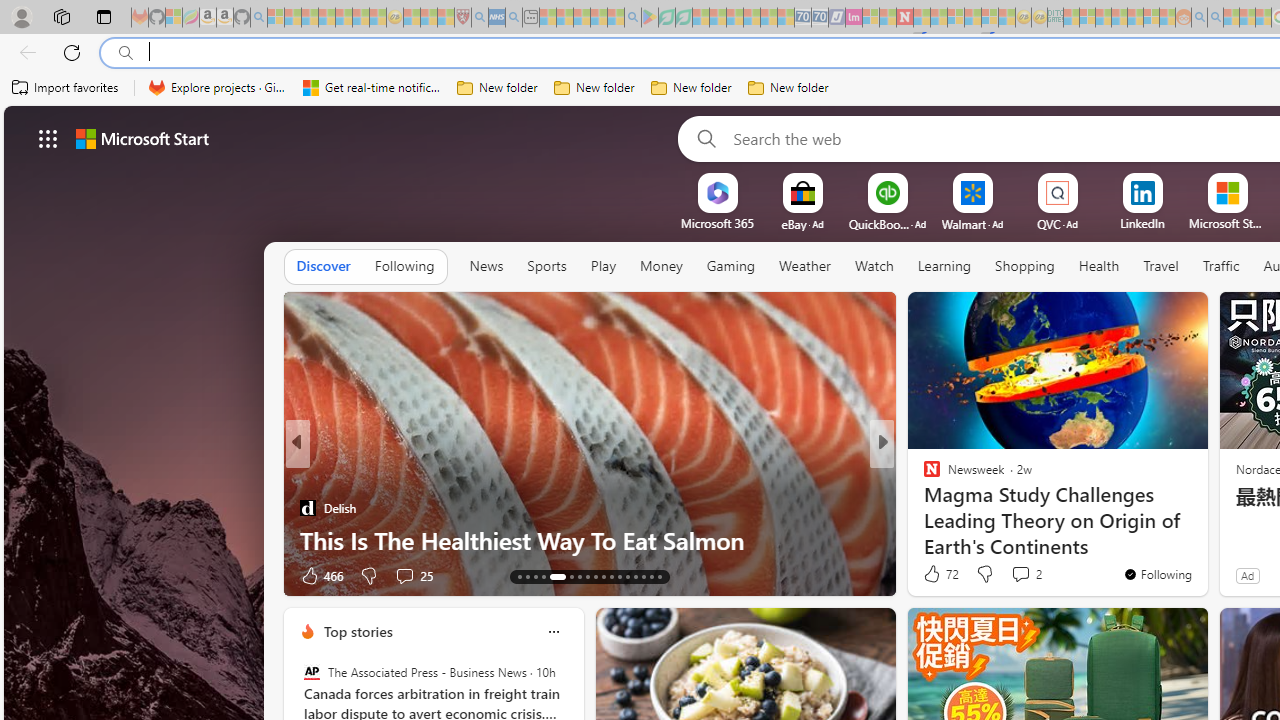 Image resolution: width=1280 pixels, height=720 pixels. I want to click on 'AutomationID: tab-24', so click(618, 577).